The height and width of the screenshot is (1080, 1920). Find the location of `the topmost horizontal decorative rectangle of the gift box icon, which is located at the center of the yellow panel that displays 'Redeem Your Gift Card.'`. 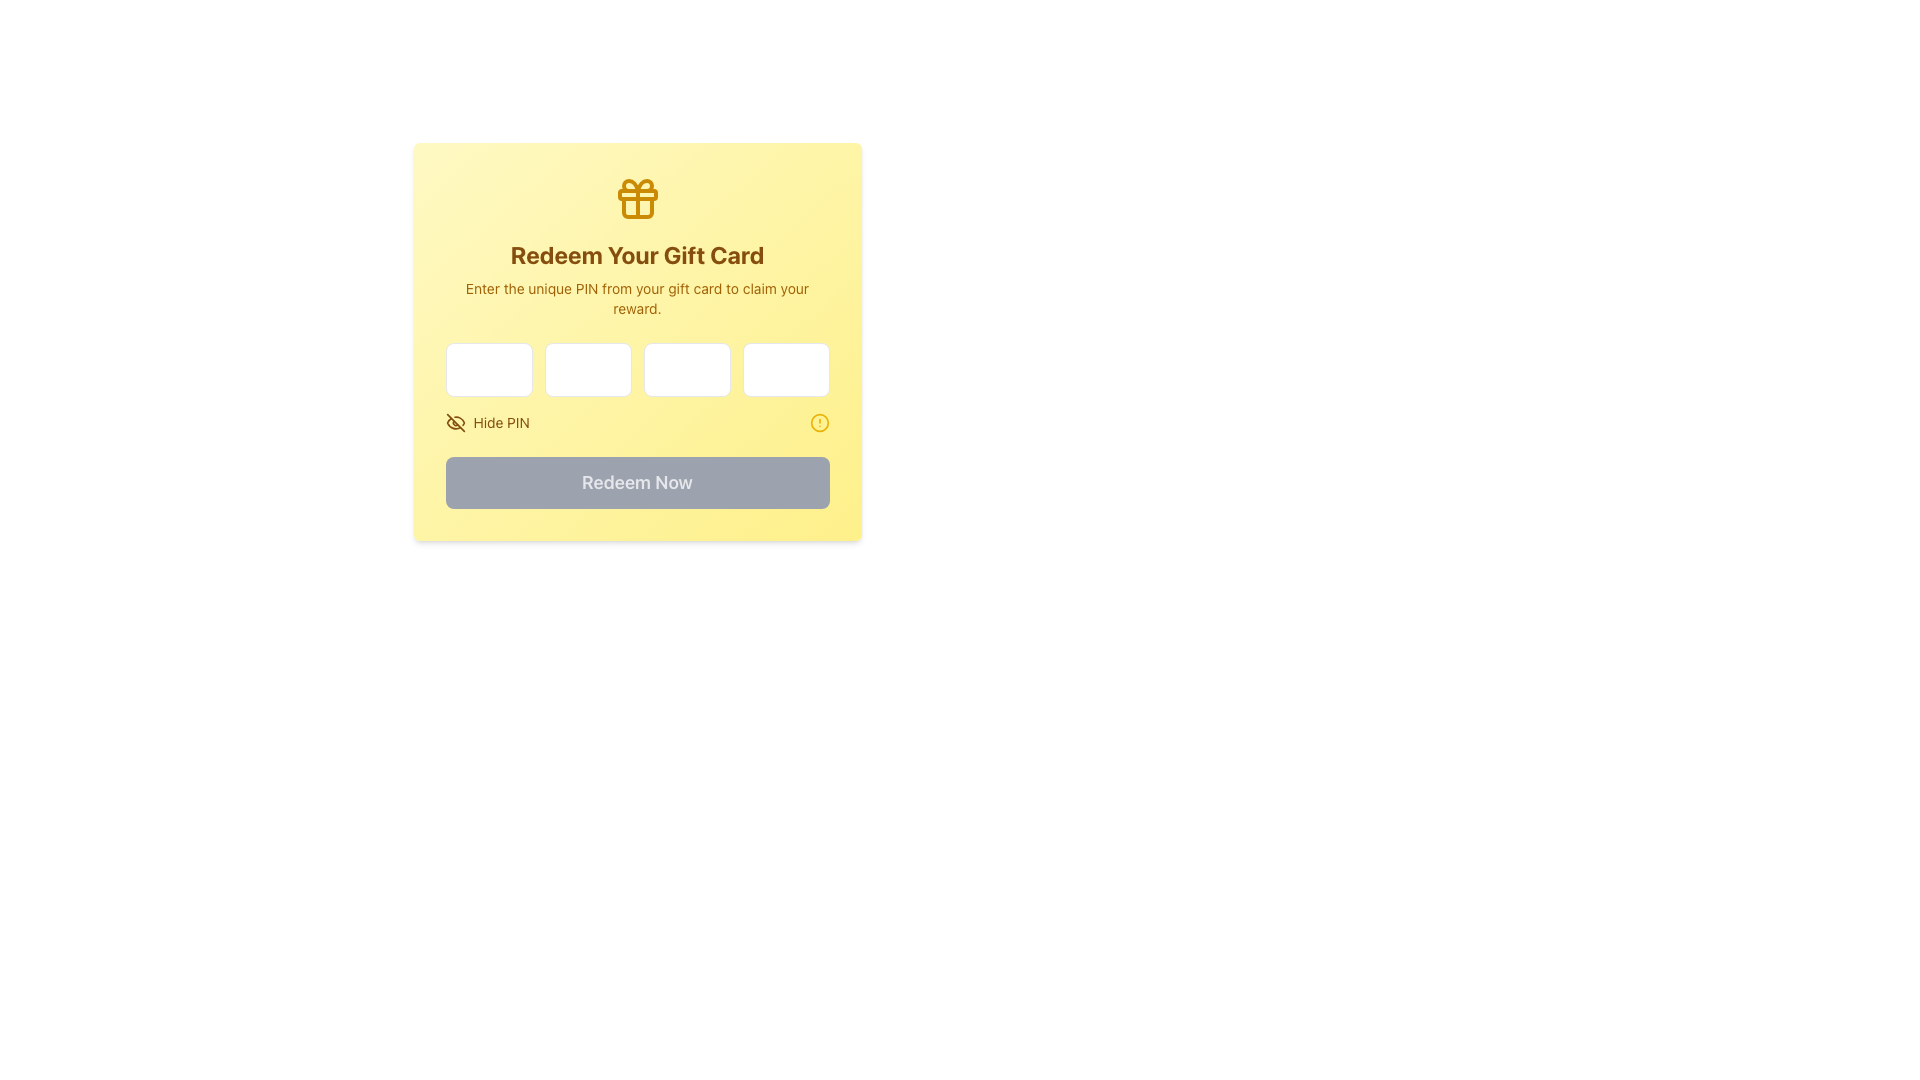

the topmost horizontal decorative rectangle of the gift box icon, which is located at the center of the yellow panel that displays 'Redeem Your Gift Card.' is located at coordinates (636, 195).